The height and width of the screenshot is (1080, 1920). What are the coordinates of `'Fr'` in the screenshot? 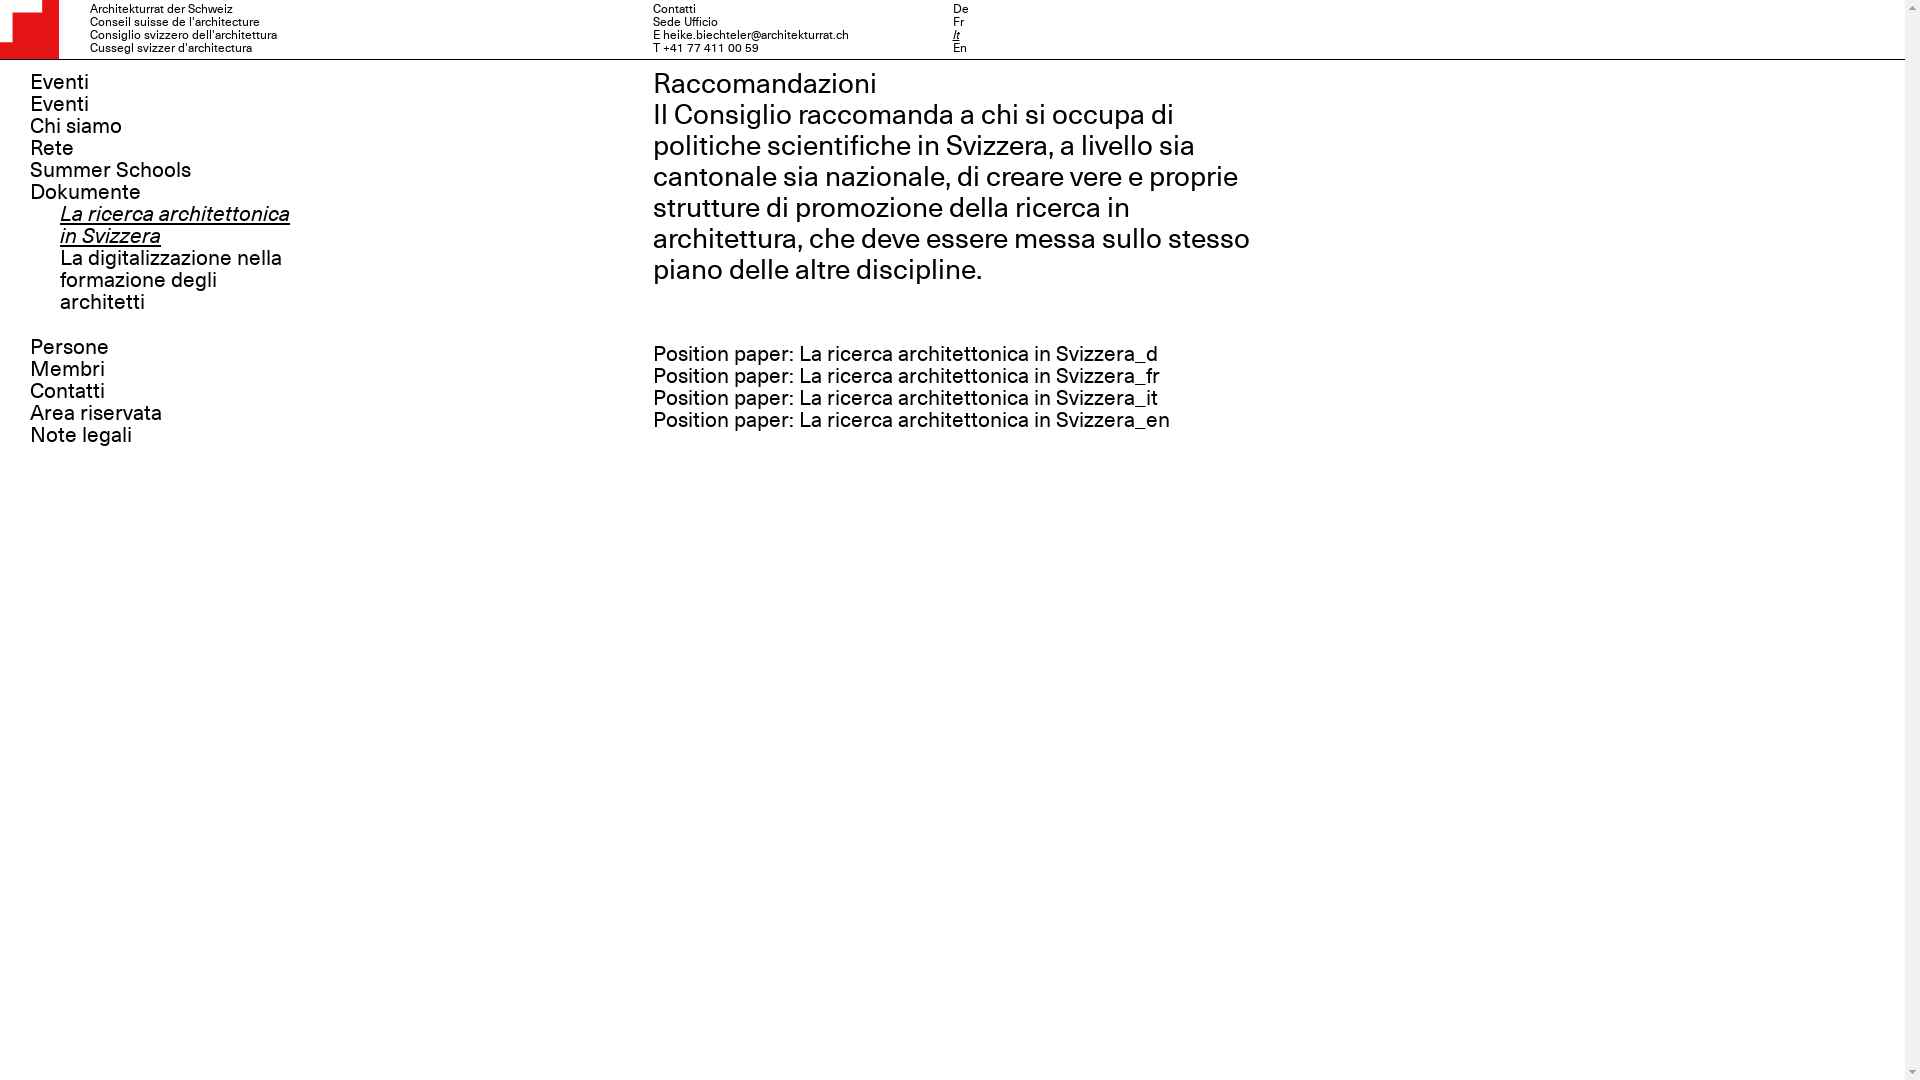 It's located at (956, 22).